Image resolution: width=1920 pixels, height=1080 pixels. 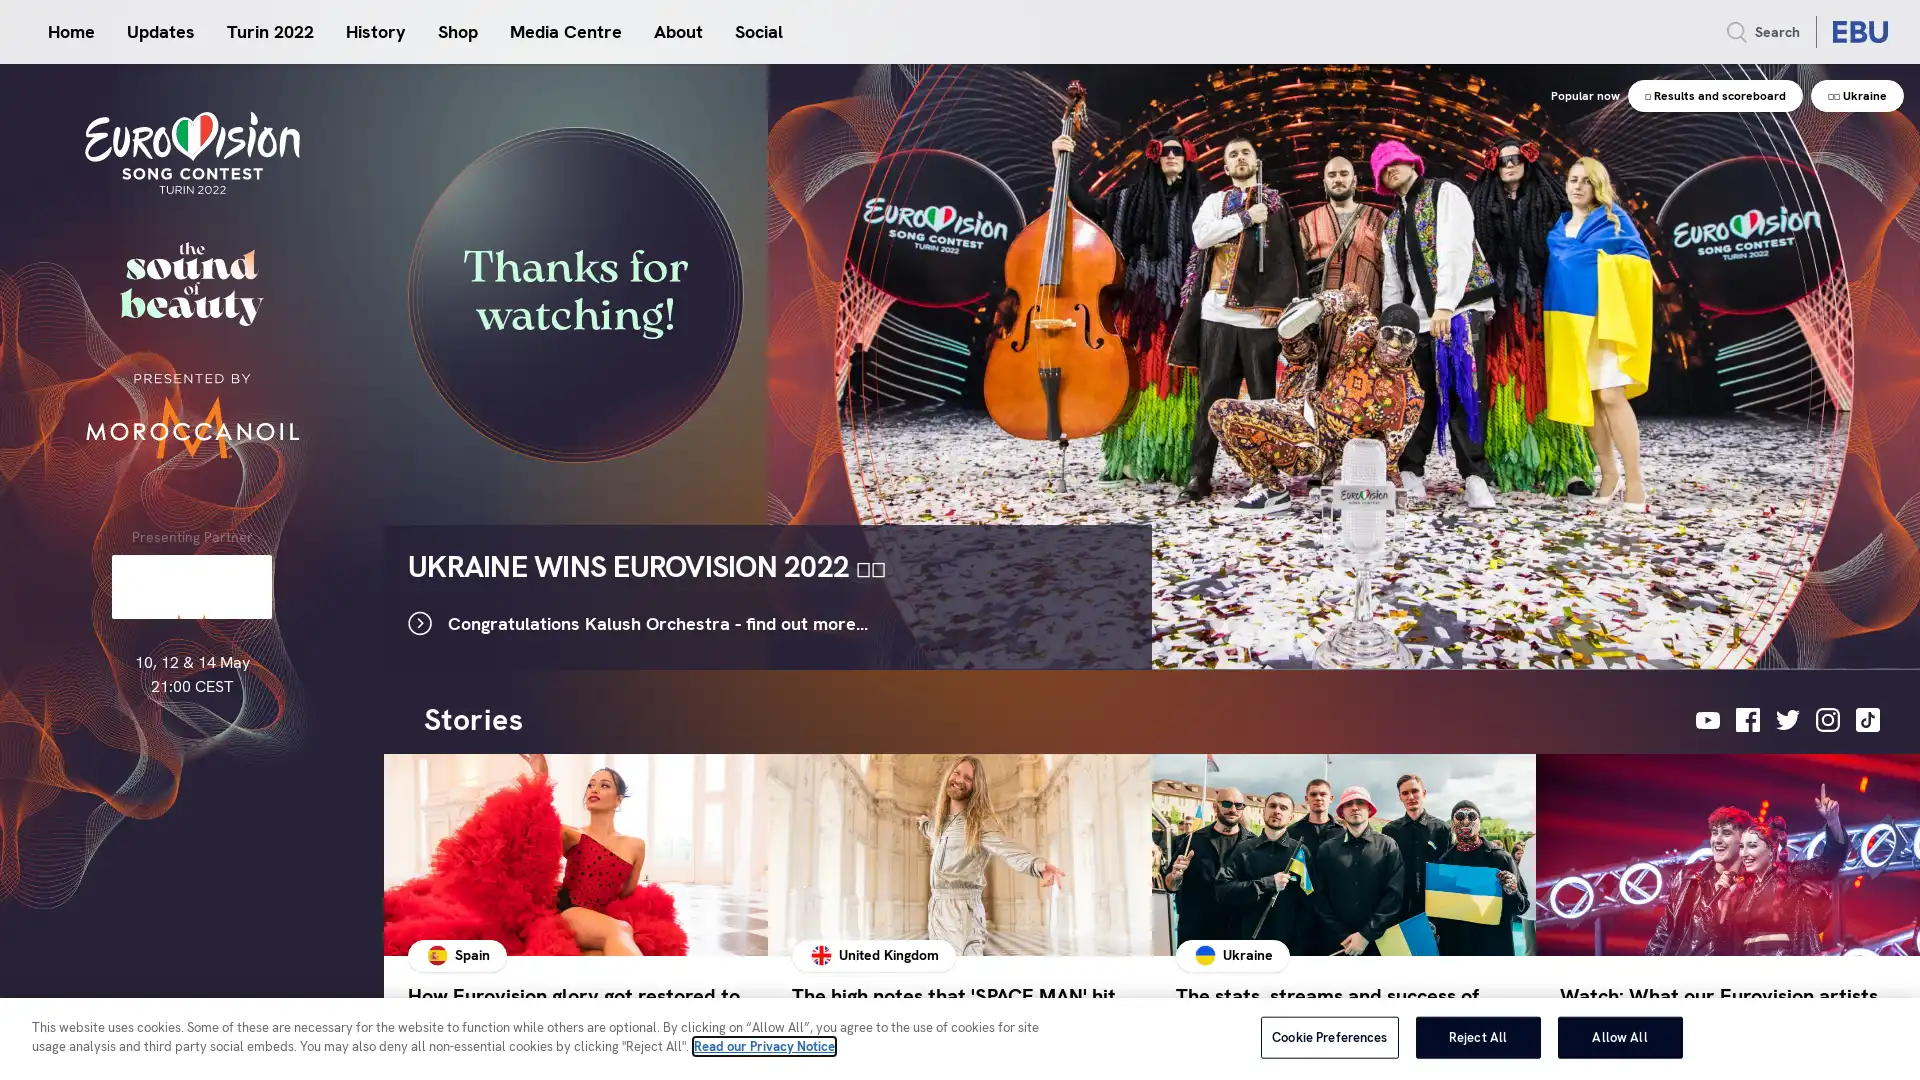 I want to click on Allow All, so click(x=1619, y=1036).